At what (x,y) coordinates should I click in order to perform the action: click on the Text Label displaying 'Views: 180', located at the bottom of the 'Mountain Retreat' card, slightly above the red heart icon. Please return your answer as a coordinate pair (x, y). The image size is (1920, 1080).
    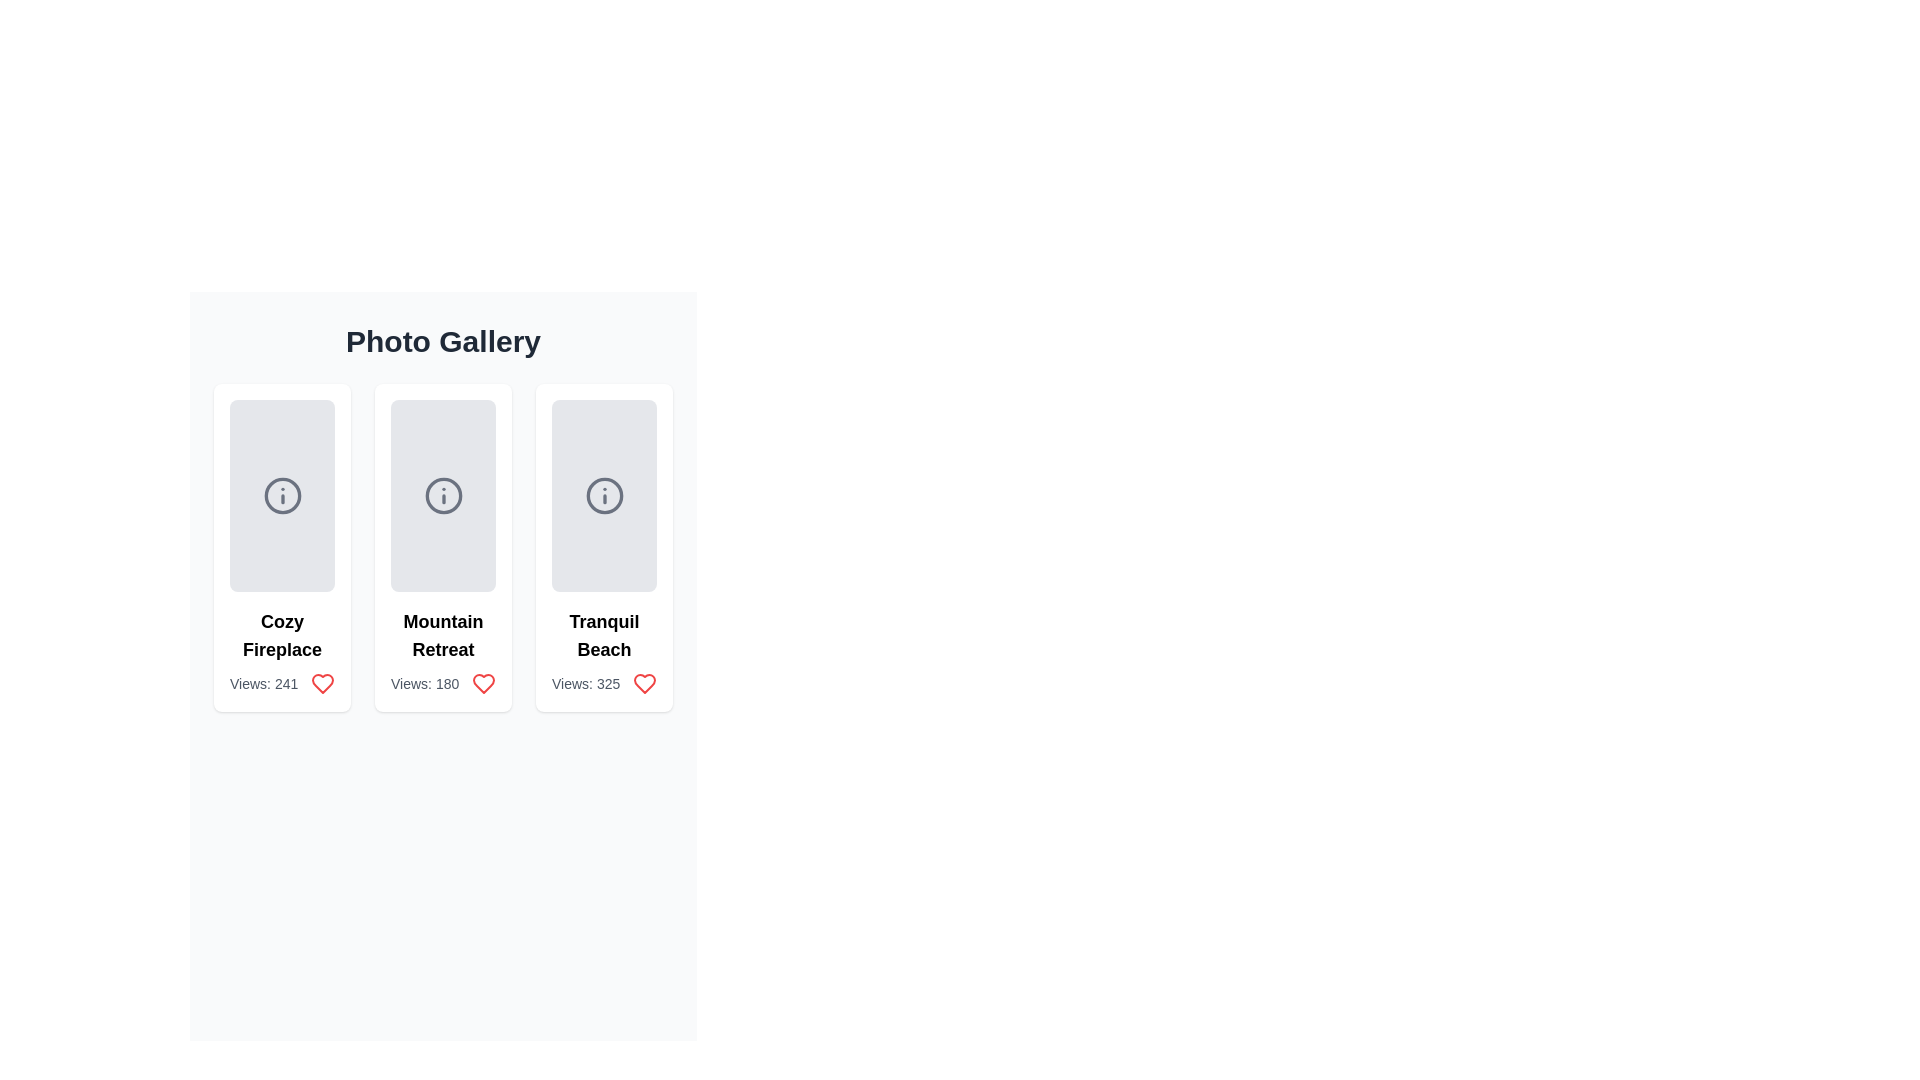
    Looking at the image, I should click on (424, 682).